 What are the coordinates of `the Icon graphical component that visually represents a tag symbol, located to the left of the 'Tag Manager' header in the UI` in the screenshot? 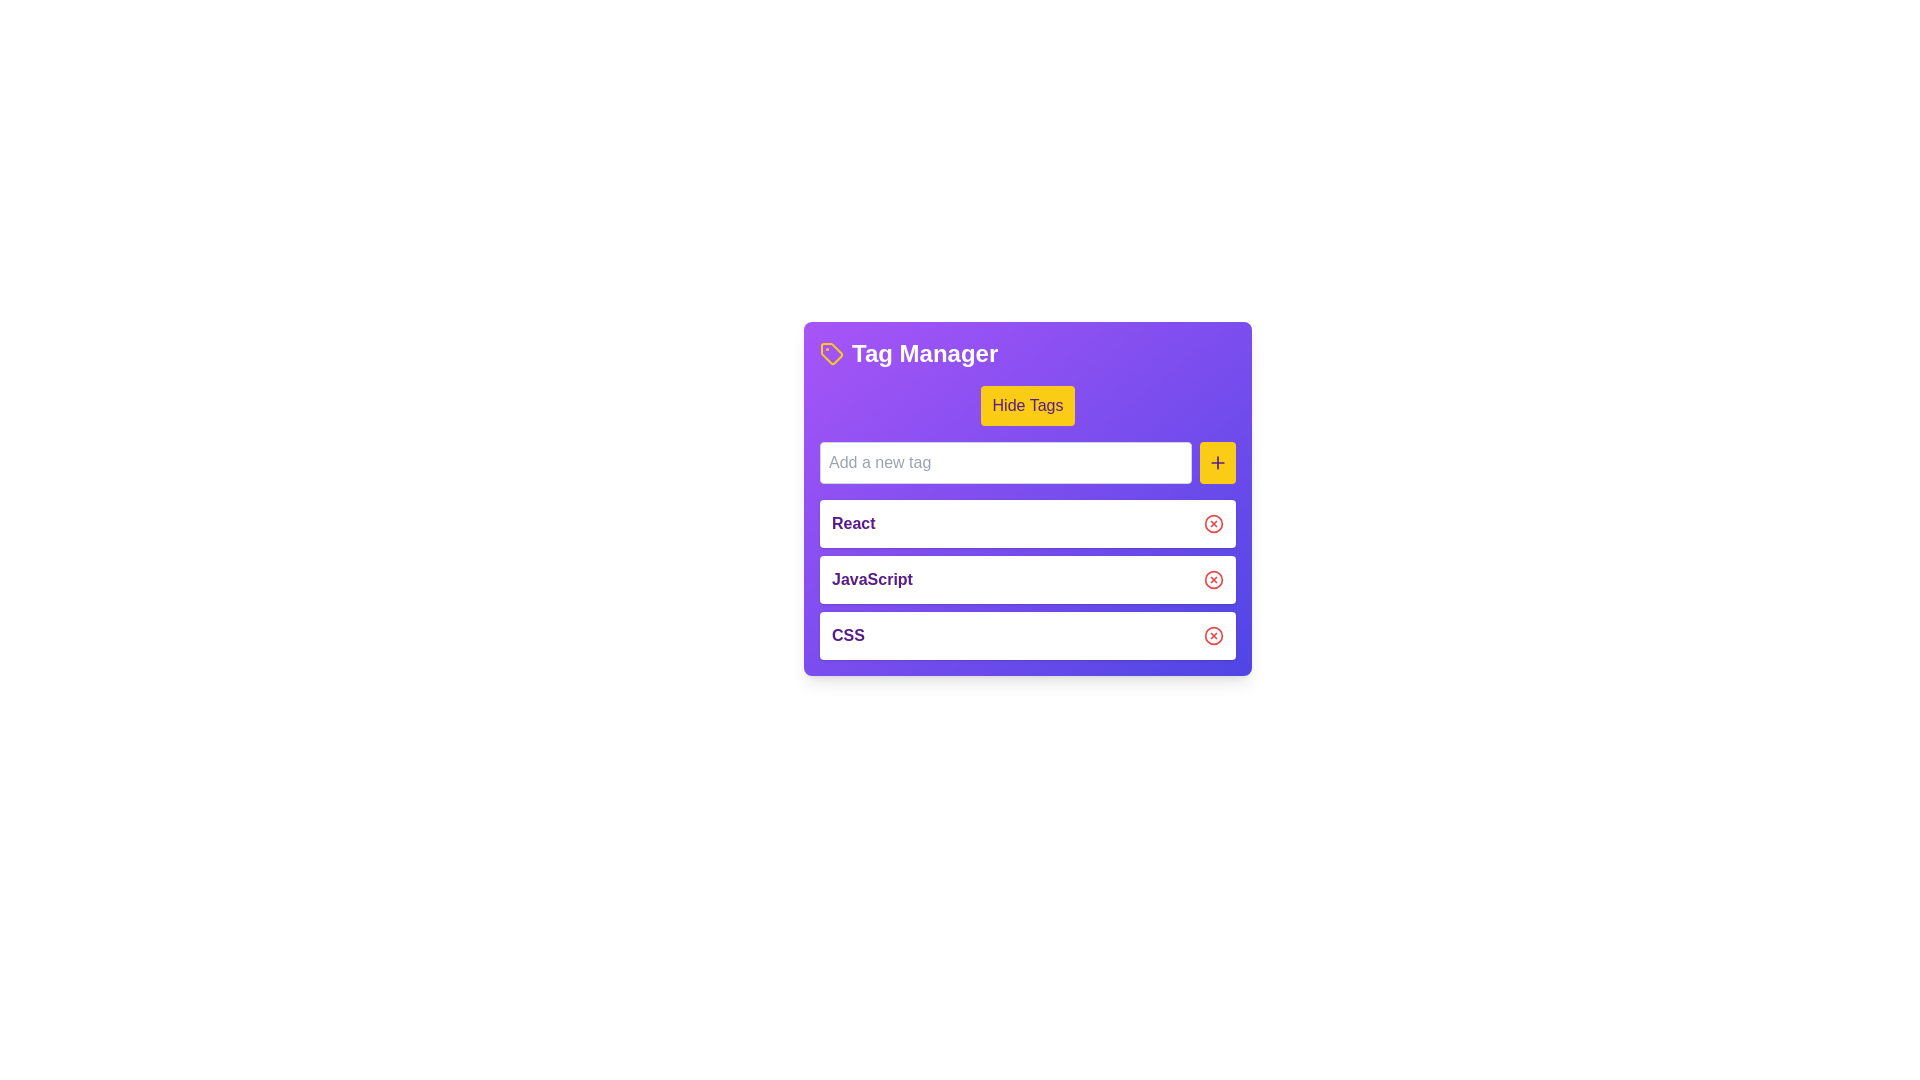 It's located at (831, 353).